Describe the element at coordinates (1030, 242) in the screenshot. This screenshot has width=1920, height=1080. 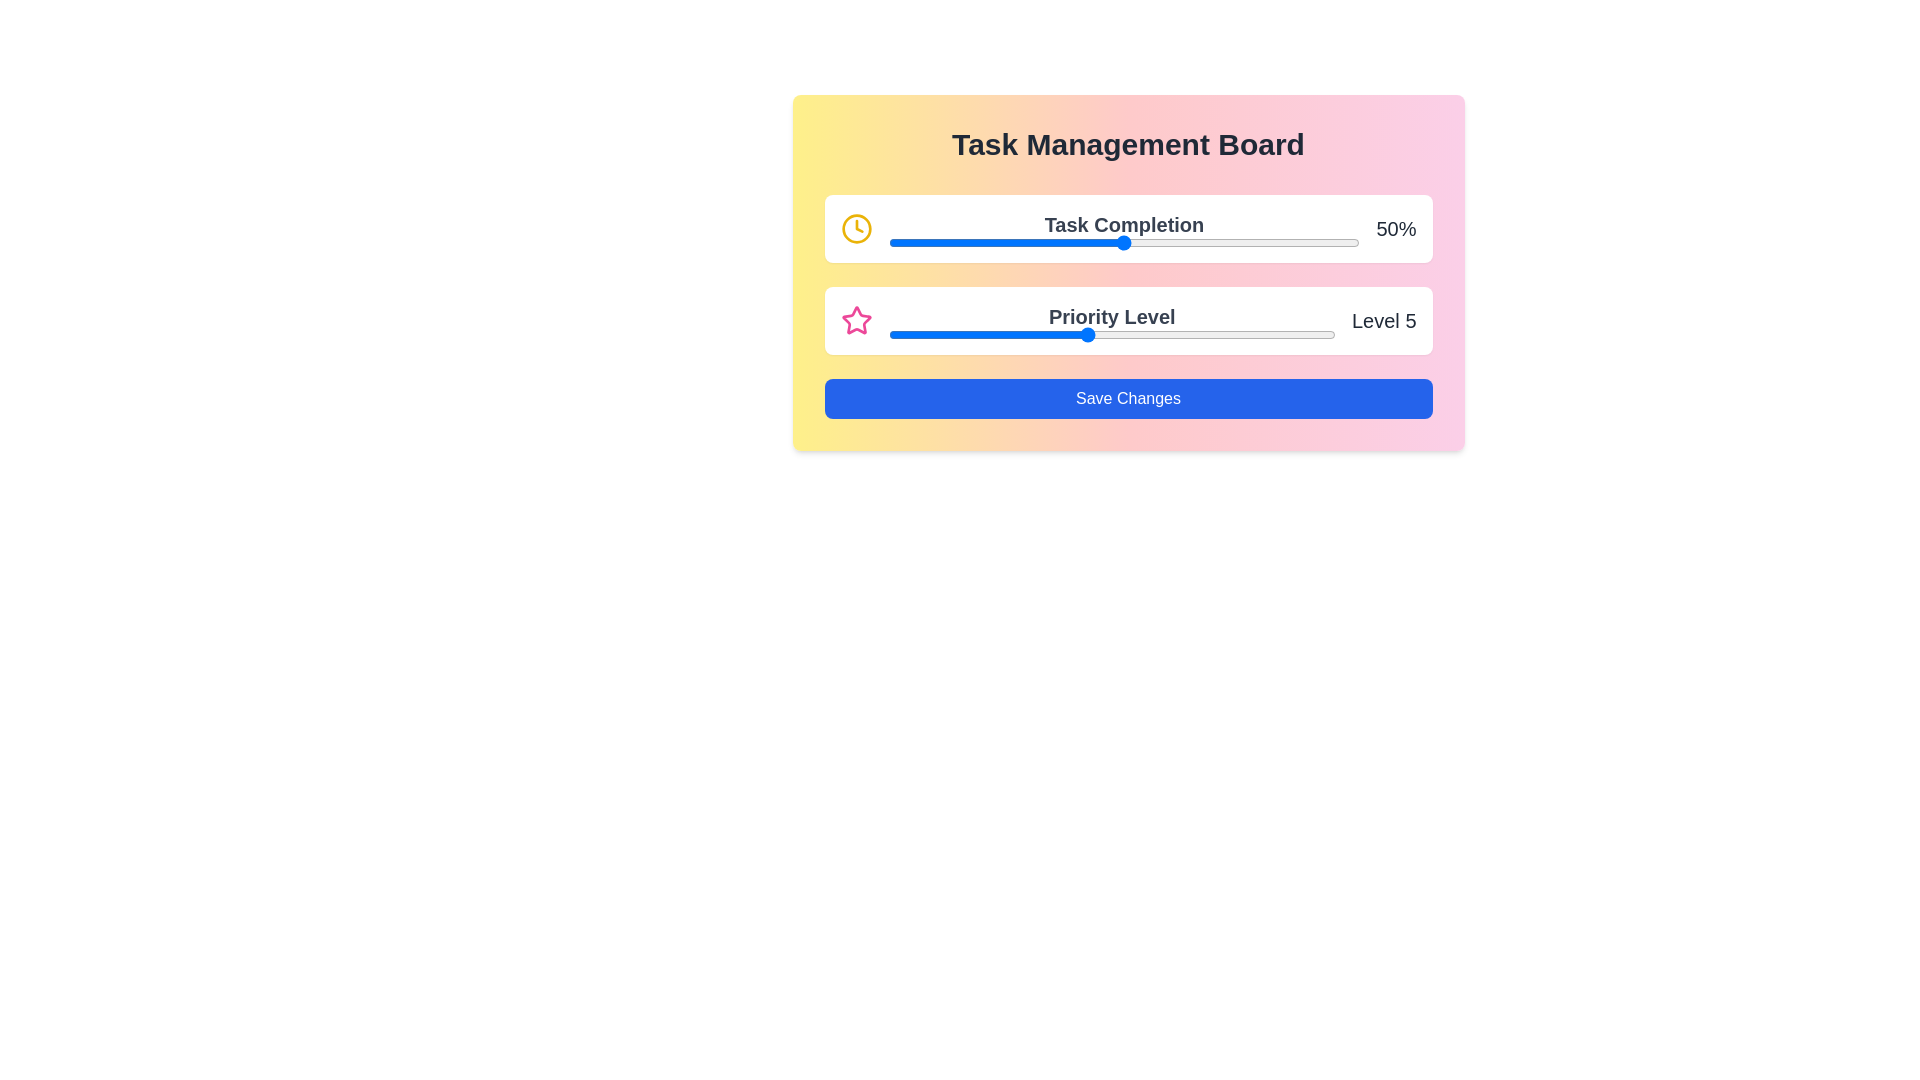
I see `the task completion slider` at that location.